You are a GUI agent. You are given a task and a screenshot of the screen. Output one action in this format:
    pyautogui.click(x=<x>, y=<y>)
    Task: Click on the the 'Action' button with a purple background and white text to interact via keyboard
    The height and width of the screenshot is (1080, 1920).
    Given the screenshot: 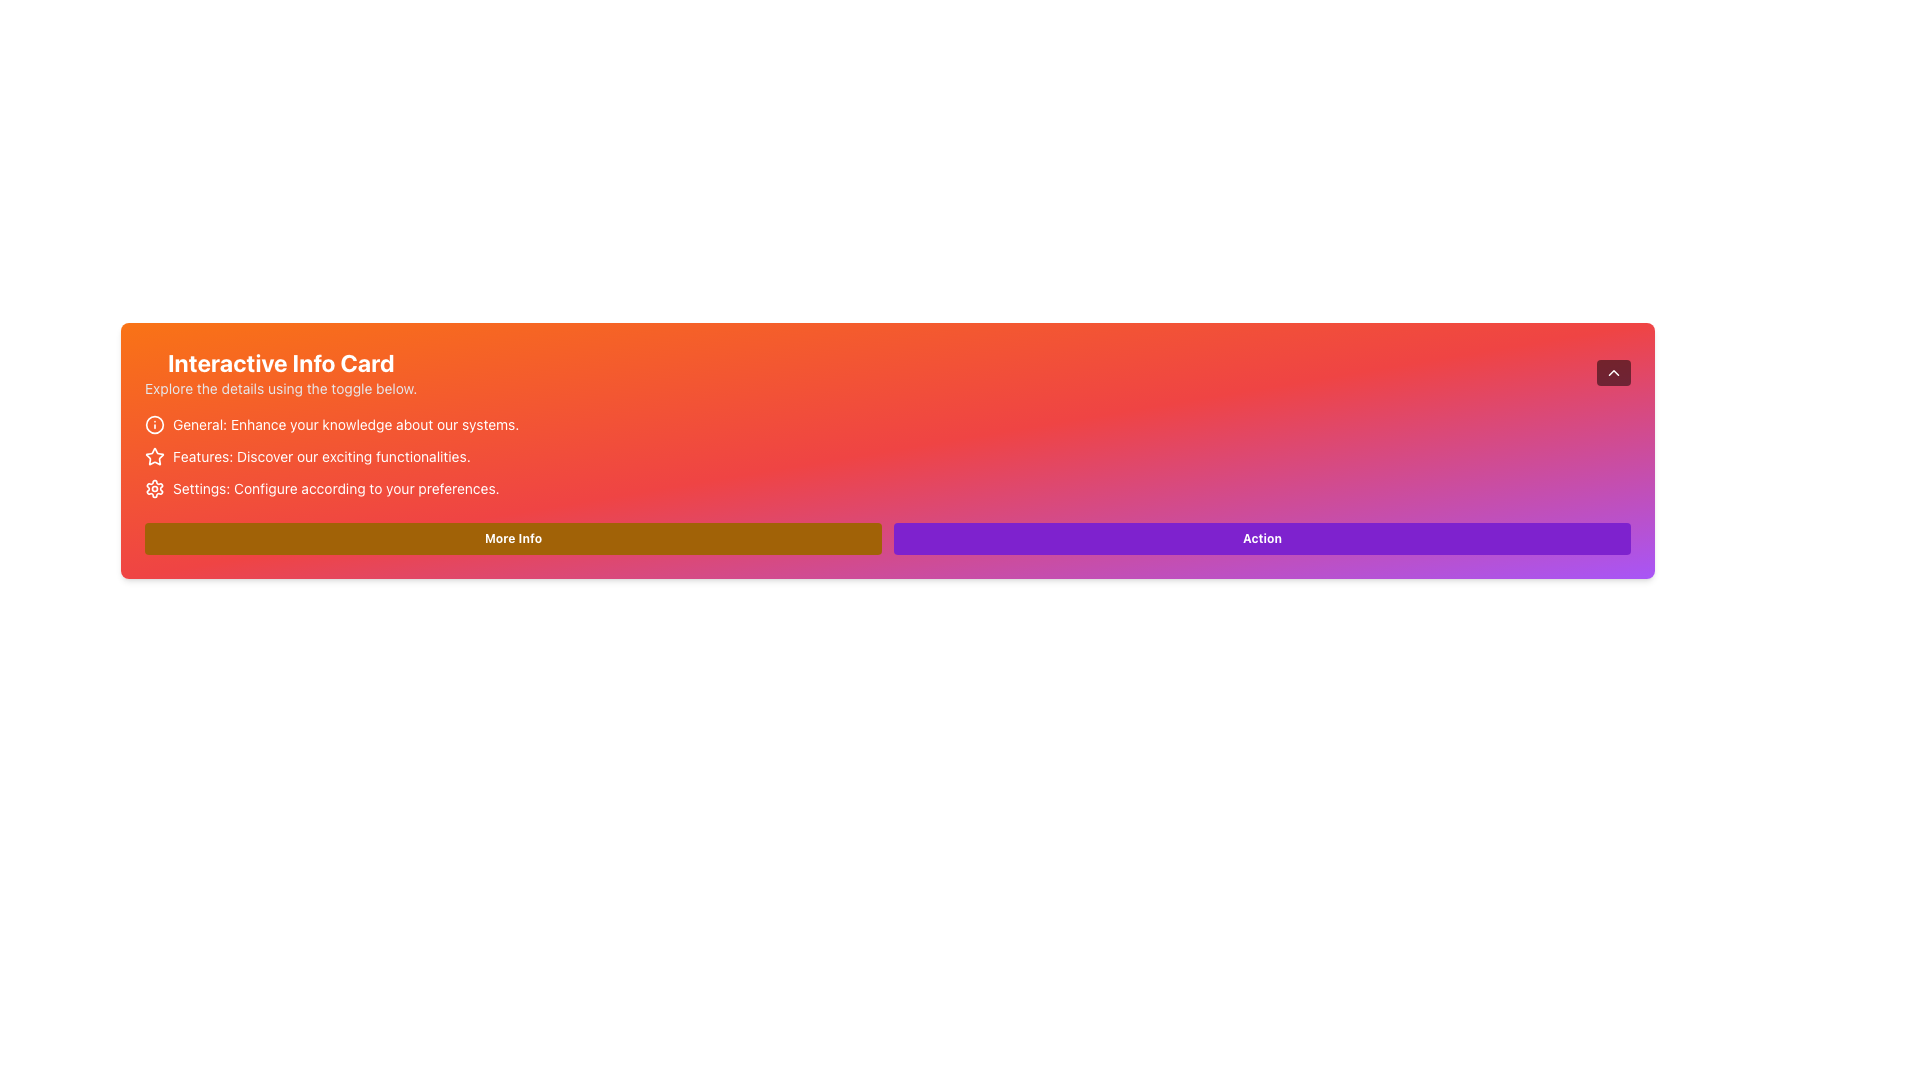 What is the action you would take?
    pyautogui.click(x=1261, y=538)
    